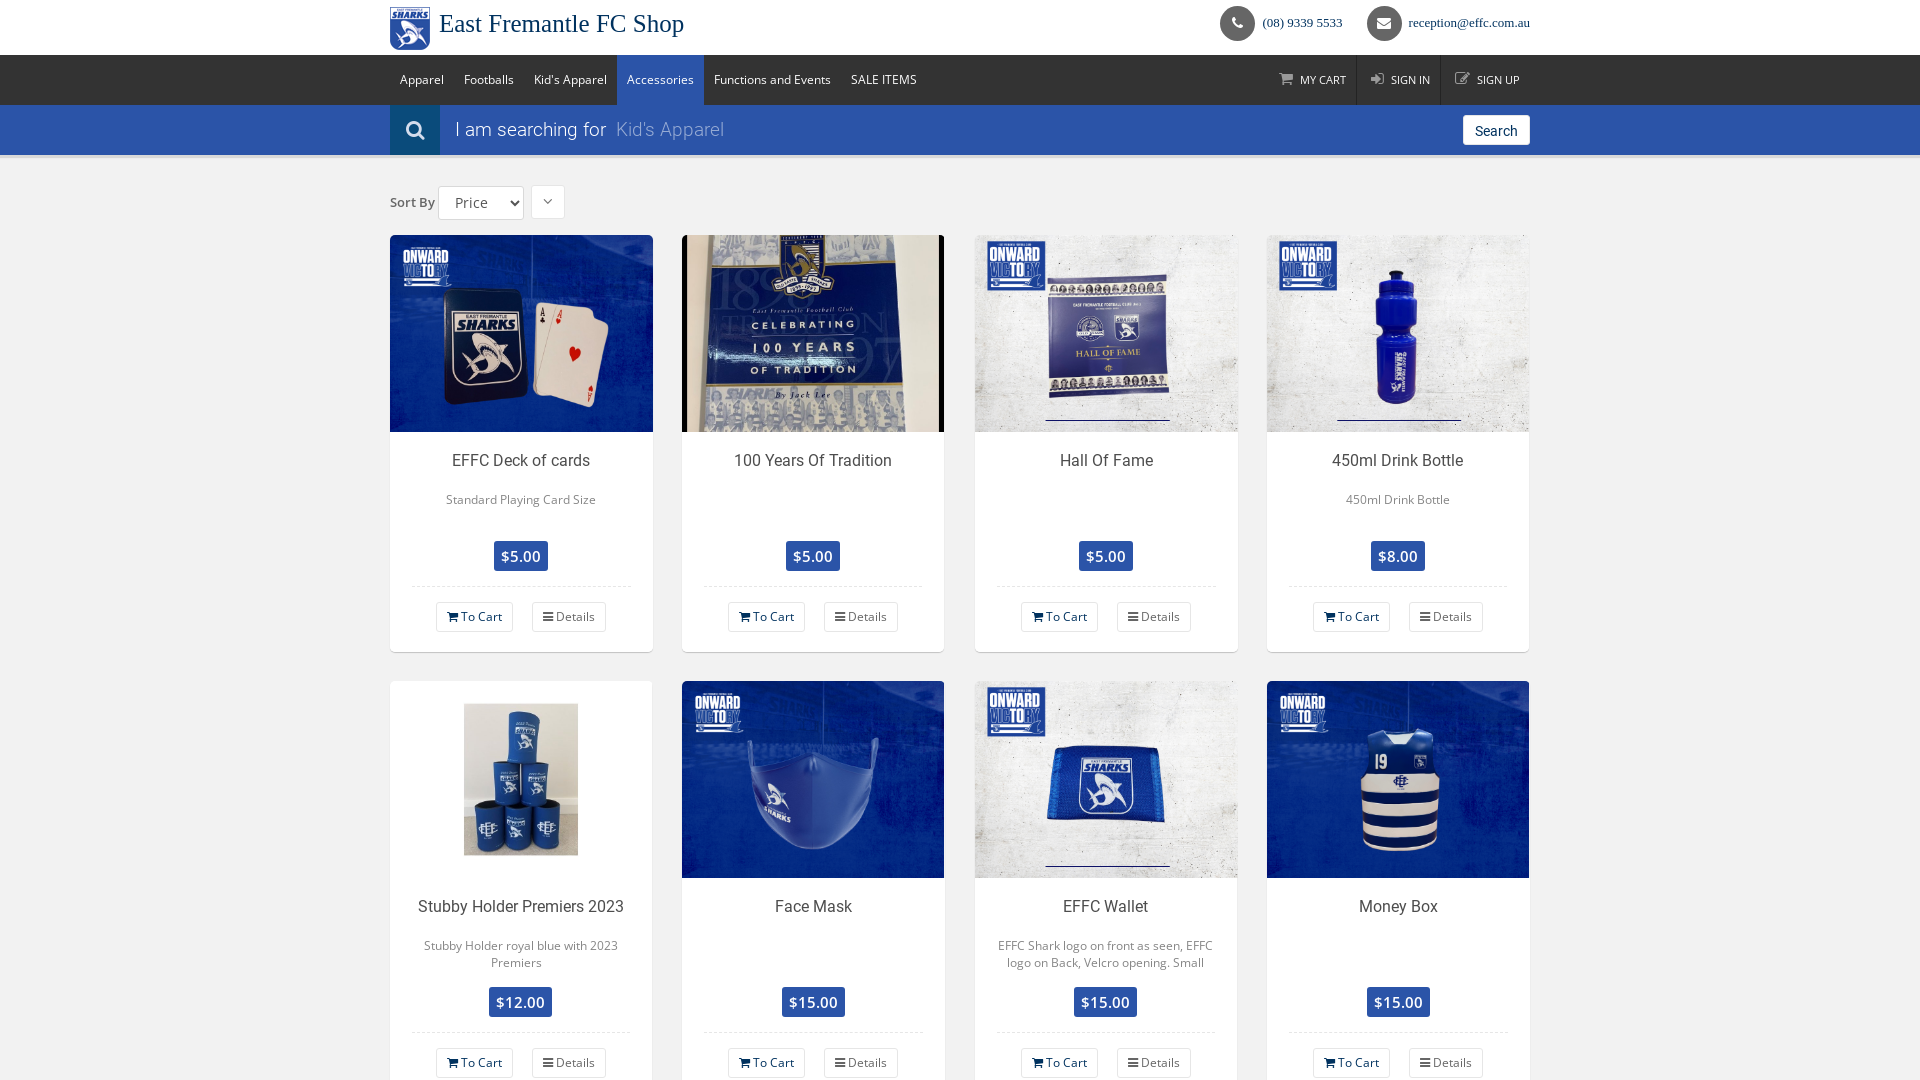  I want to click on 'reception@effc.com.au', so click(1469, 22).